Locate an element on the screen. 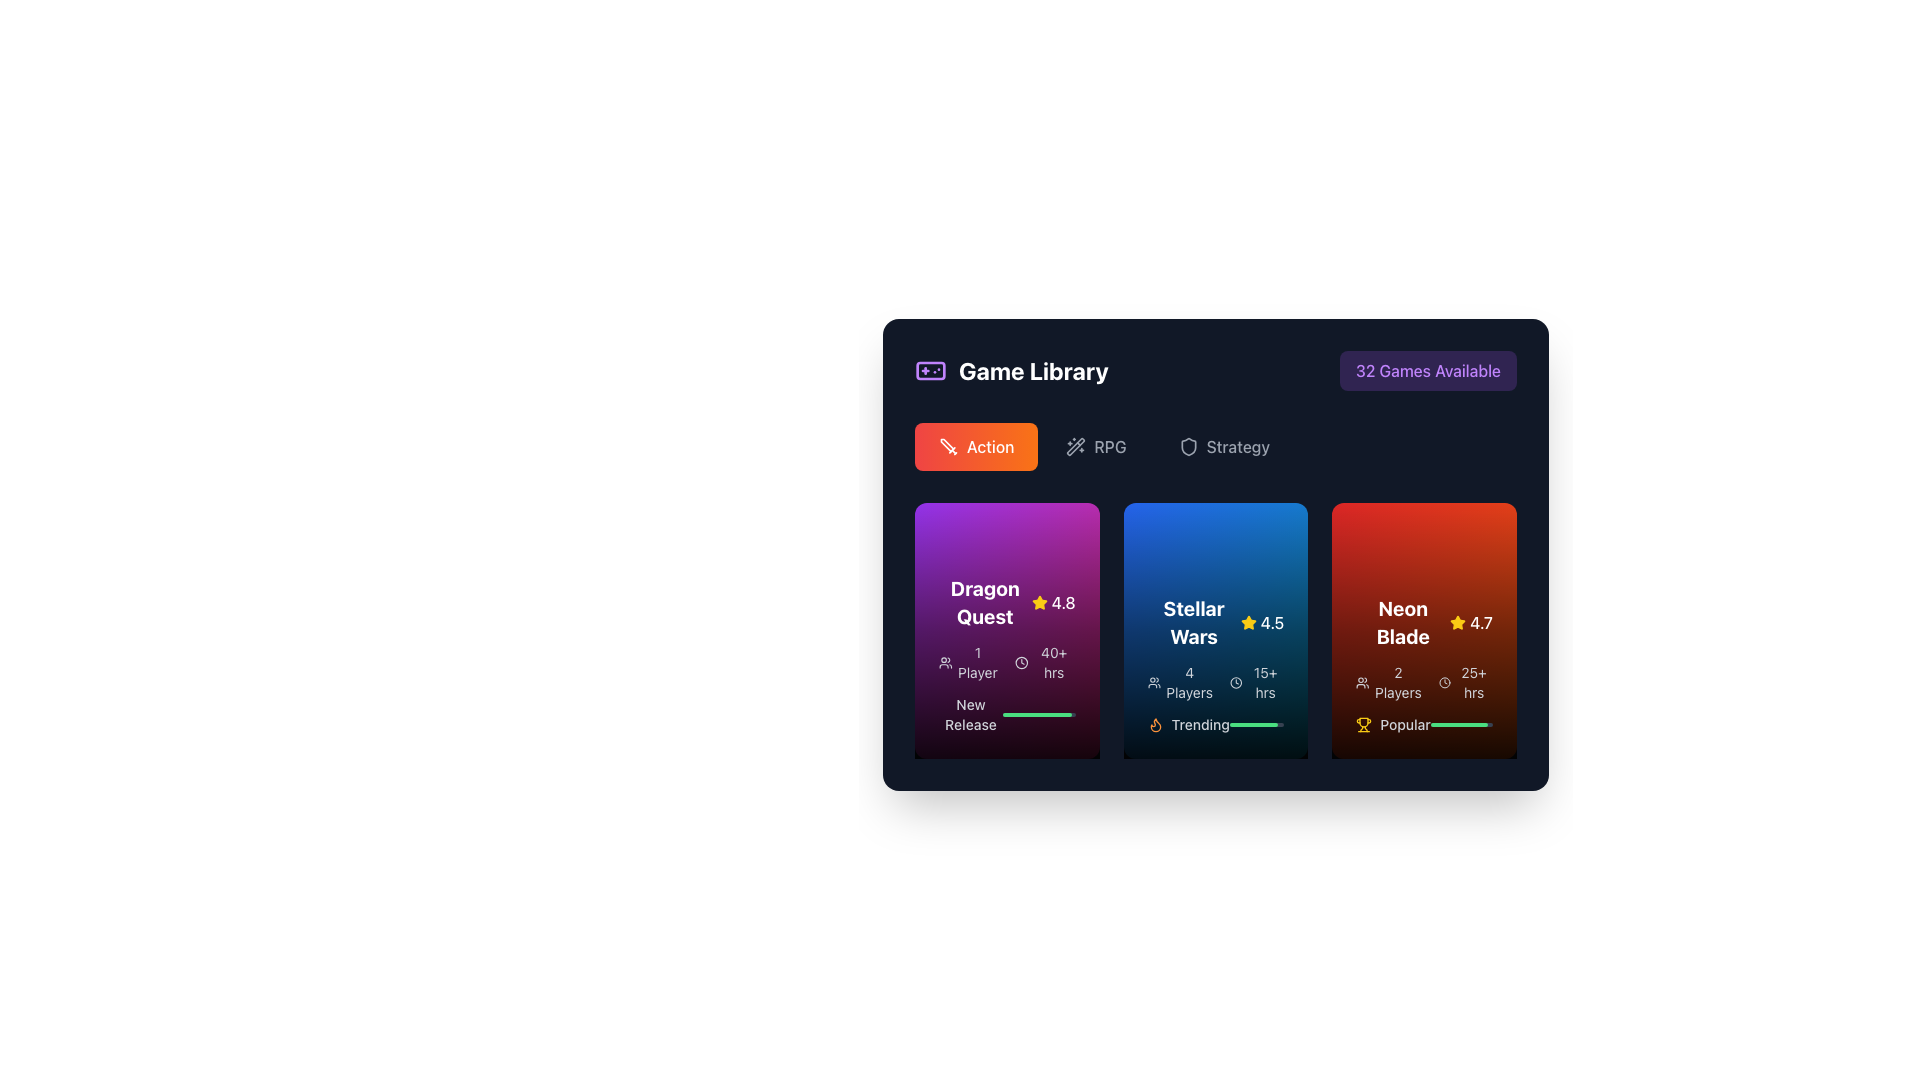  the progress bar of the Status indicator labeled 'Trending', which is located in the bottom section of the 'Stellar Wars' game card, indicating the trend level is located at coordinates (1214, 725).